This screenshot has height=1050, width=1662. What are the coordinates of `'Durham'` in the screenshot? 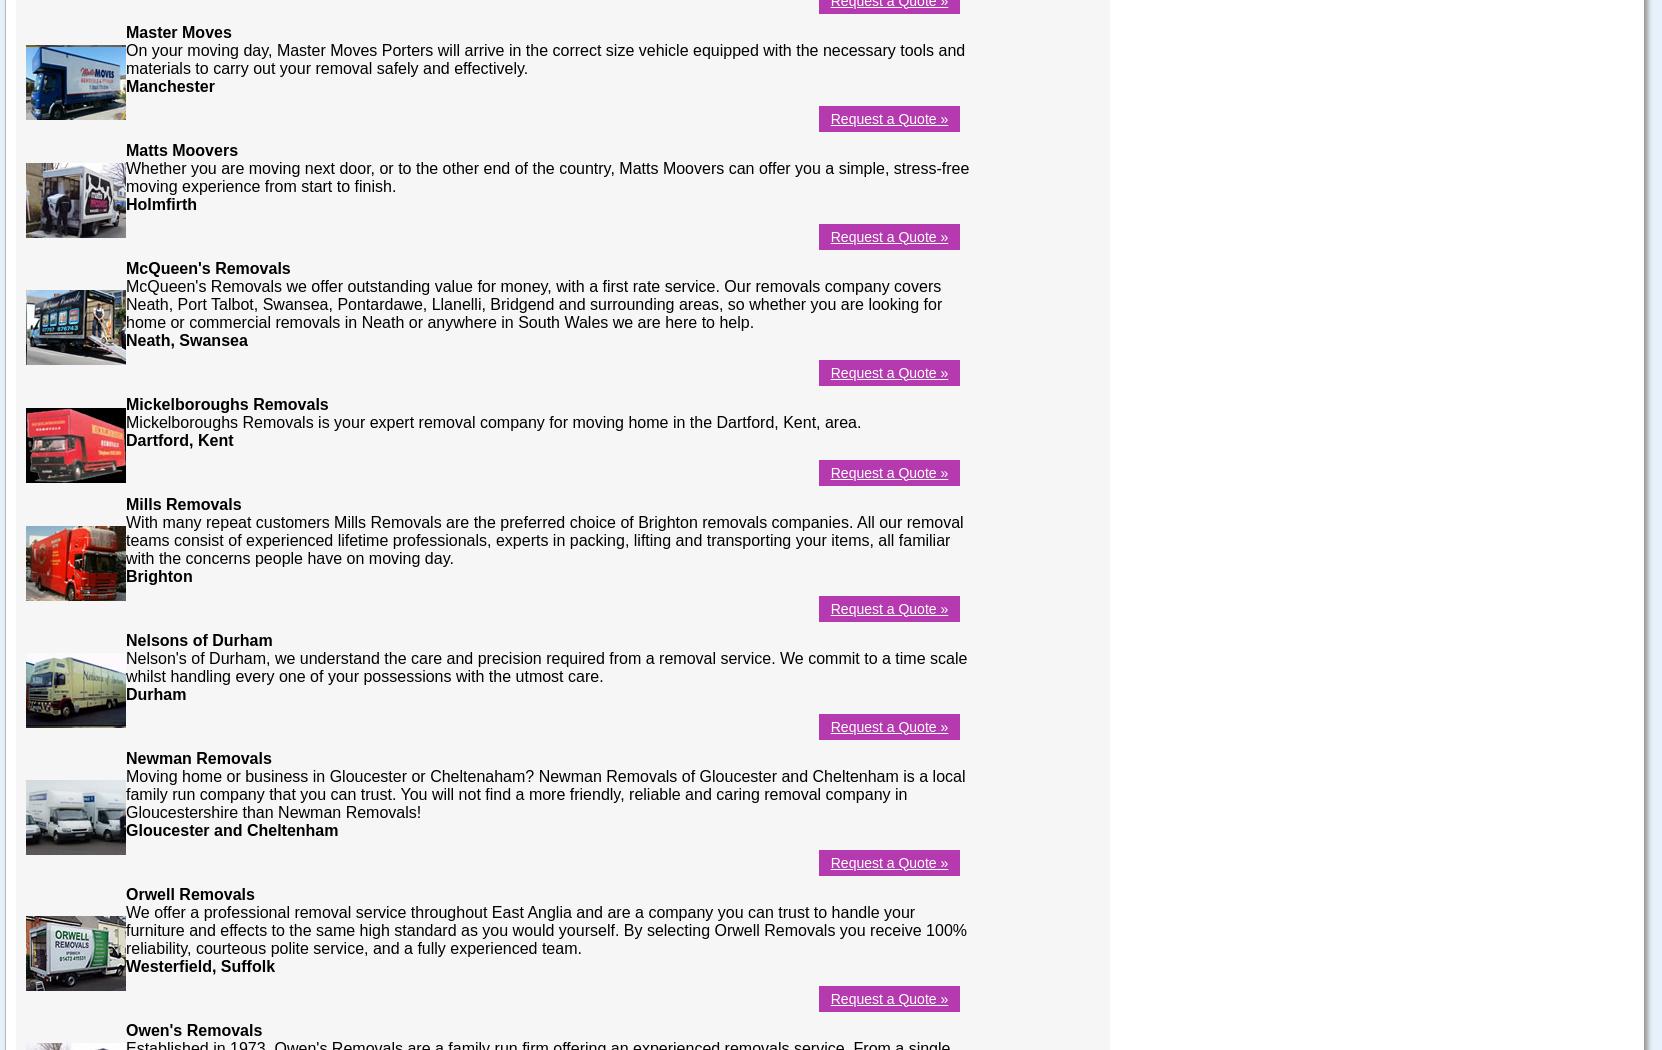 It's located at (125, 693).